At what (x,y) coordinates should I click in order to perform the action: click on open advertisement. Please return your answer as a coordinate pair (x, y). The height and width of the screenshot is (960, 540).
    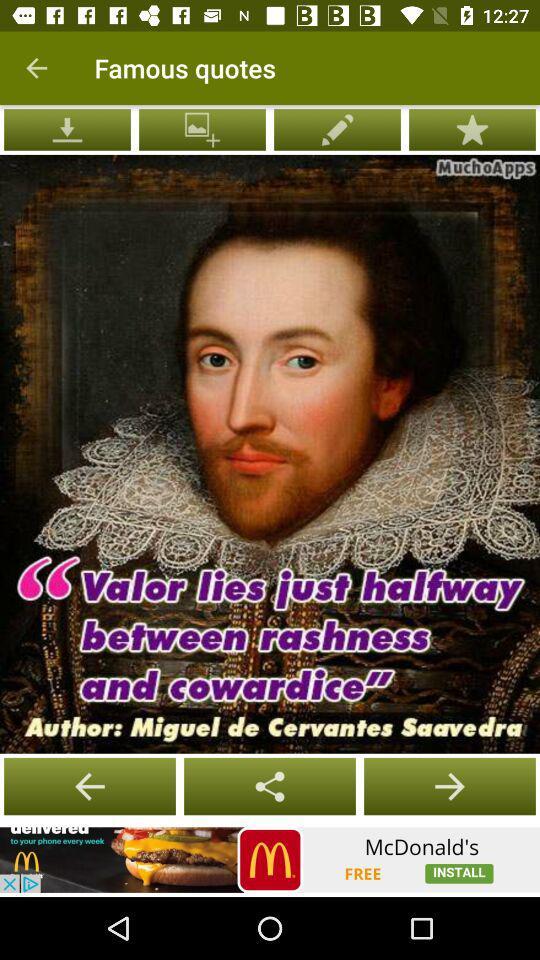
    Looking at the image, I should click on (270, 859).